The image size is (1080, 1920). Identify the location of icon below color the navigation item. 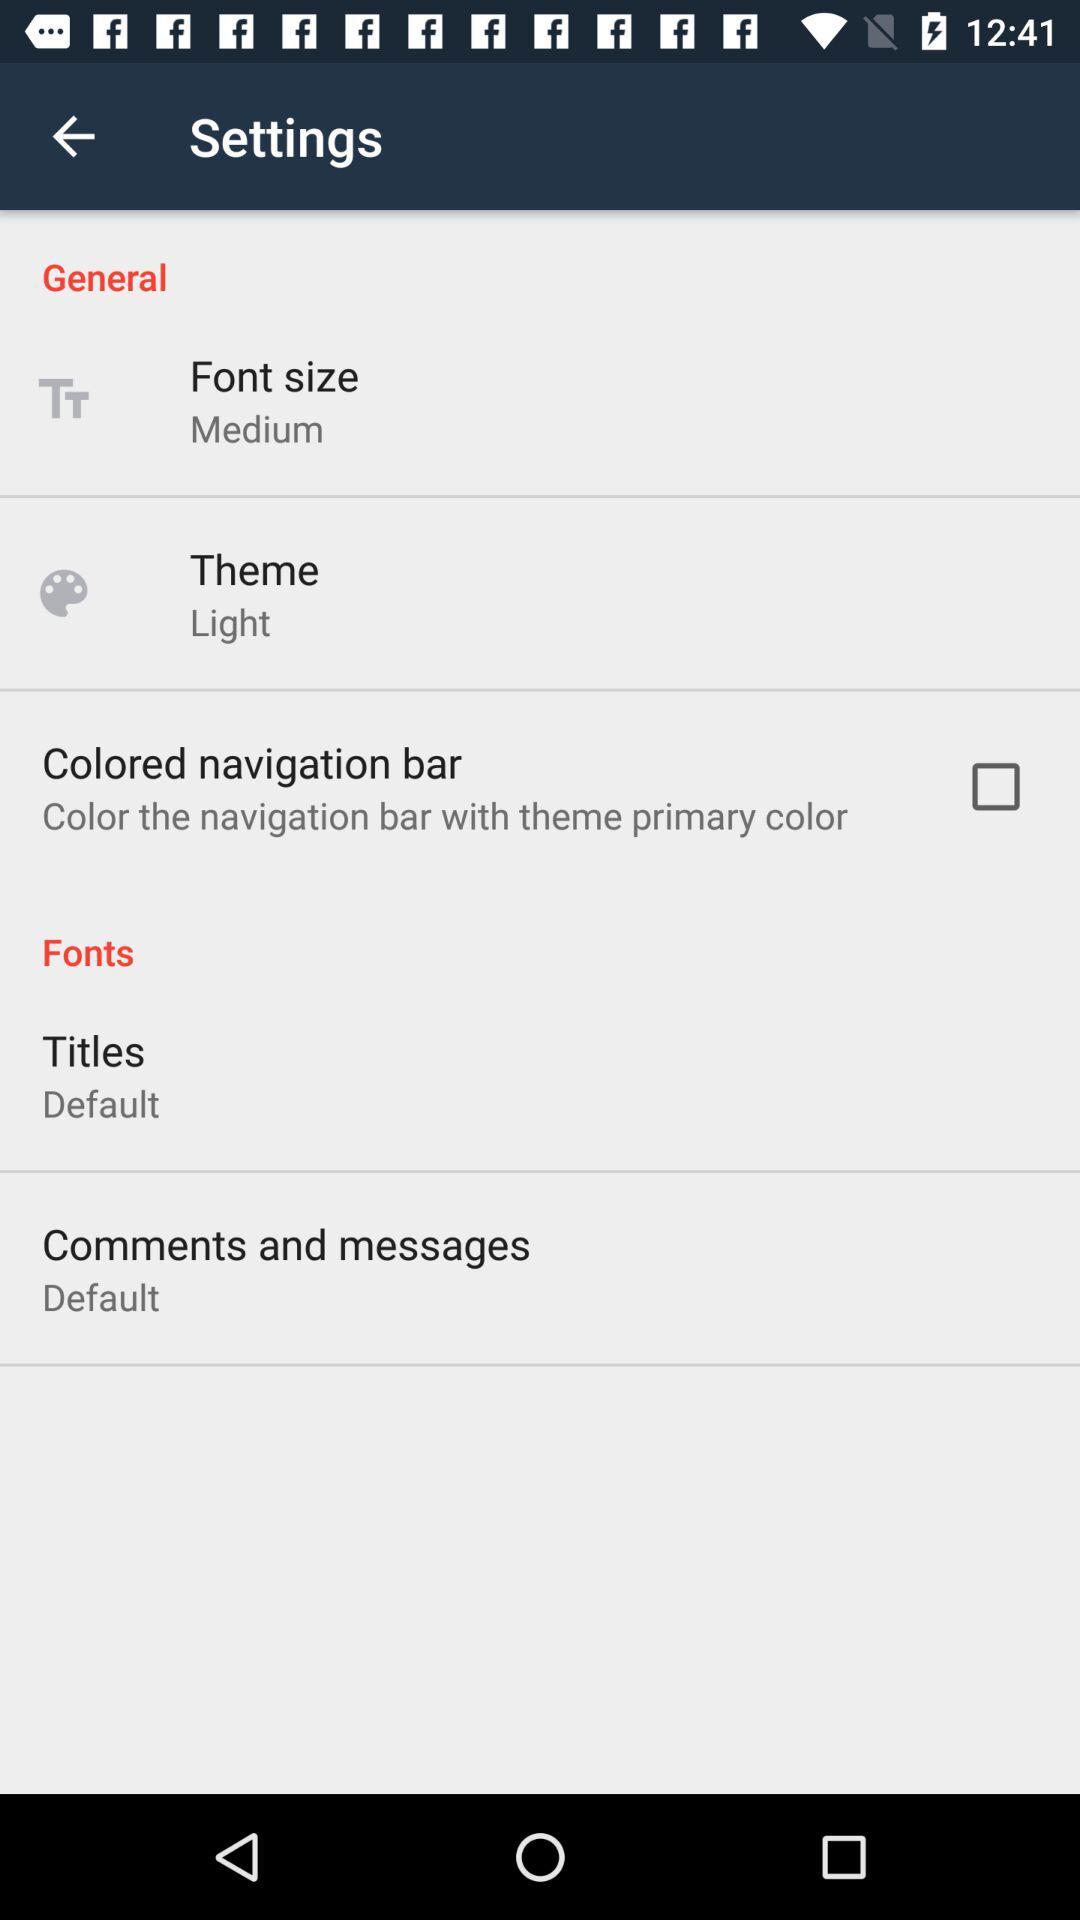
(540, 929).